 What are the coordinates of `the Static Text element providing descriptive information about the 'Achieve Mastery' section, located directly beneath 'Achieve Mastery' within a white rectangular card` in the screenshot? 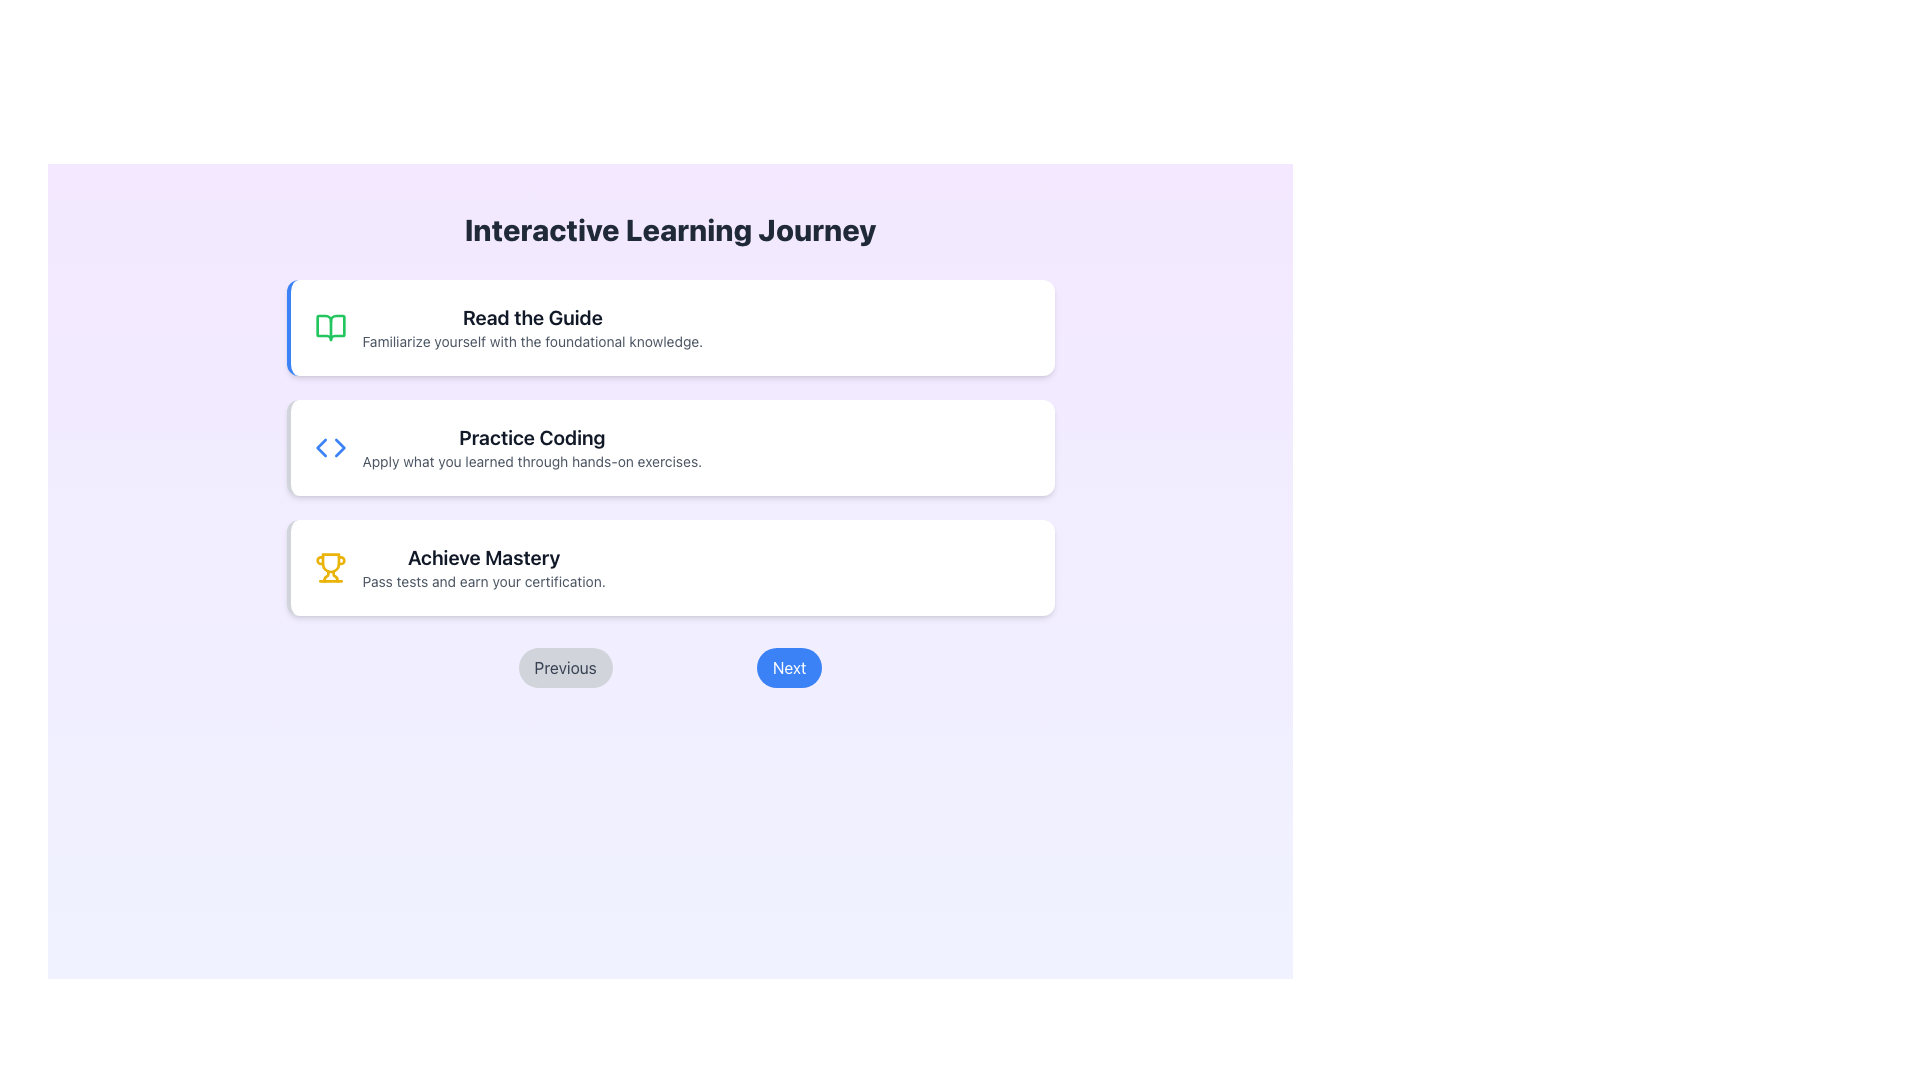 It's located at (484, 582).